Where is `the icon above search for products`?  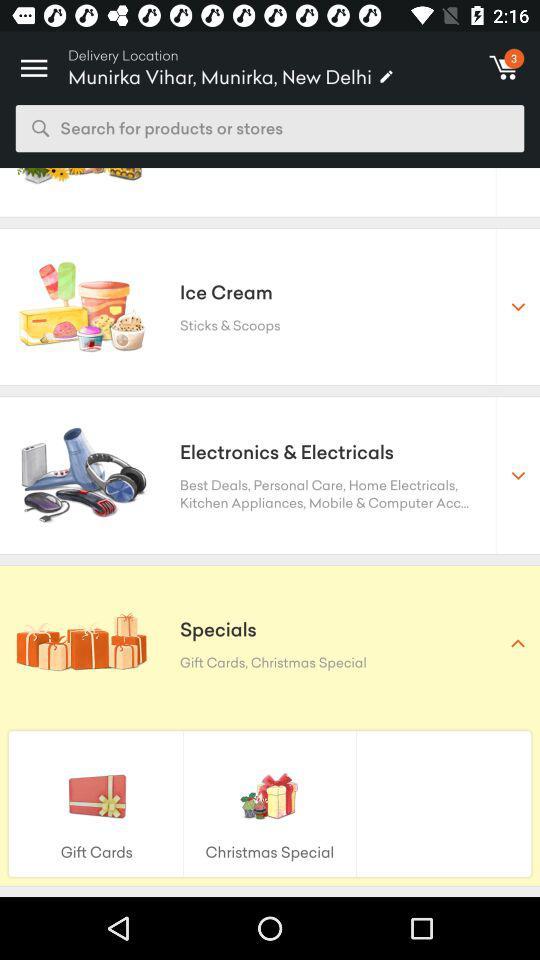
the icon above search for products is located at coordinates (33, 62).